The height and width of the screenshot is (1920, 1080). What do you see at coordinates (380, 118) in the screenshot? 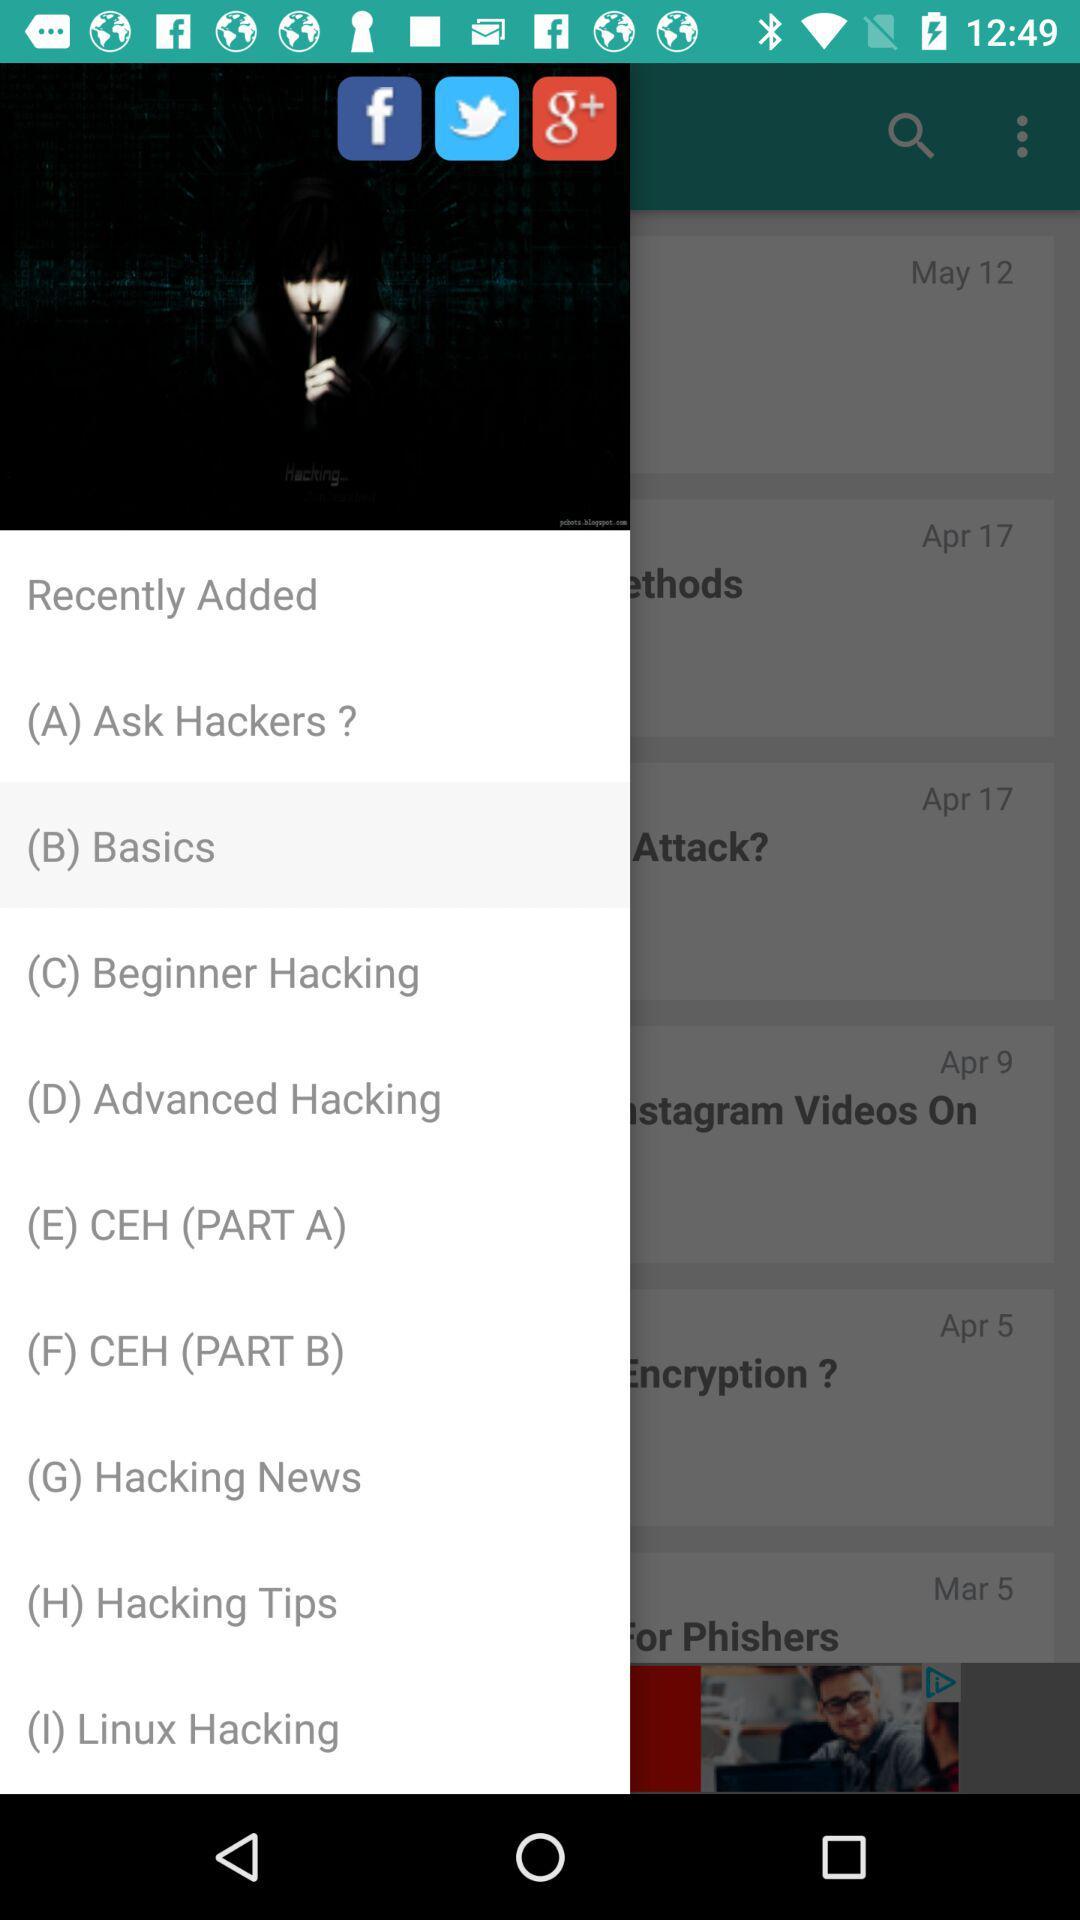
I see `the facebook icon` at bounding box center [380, 118].